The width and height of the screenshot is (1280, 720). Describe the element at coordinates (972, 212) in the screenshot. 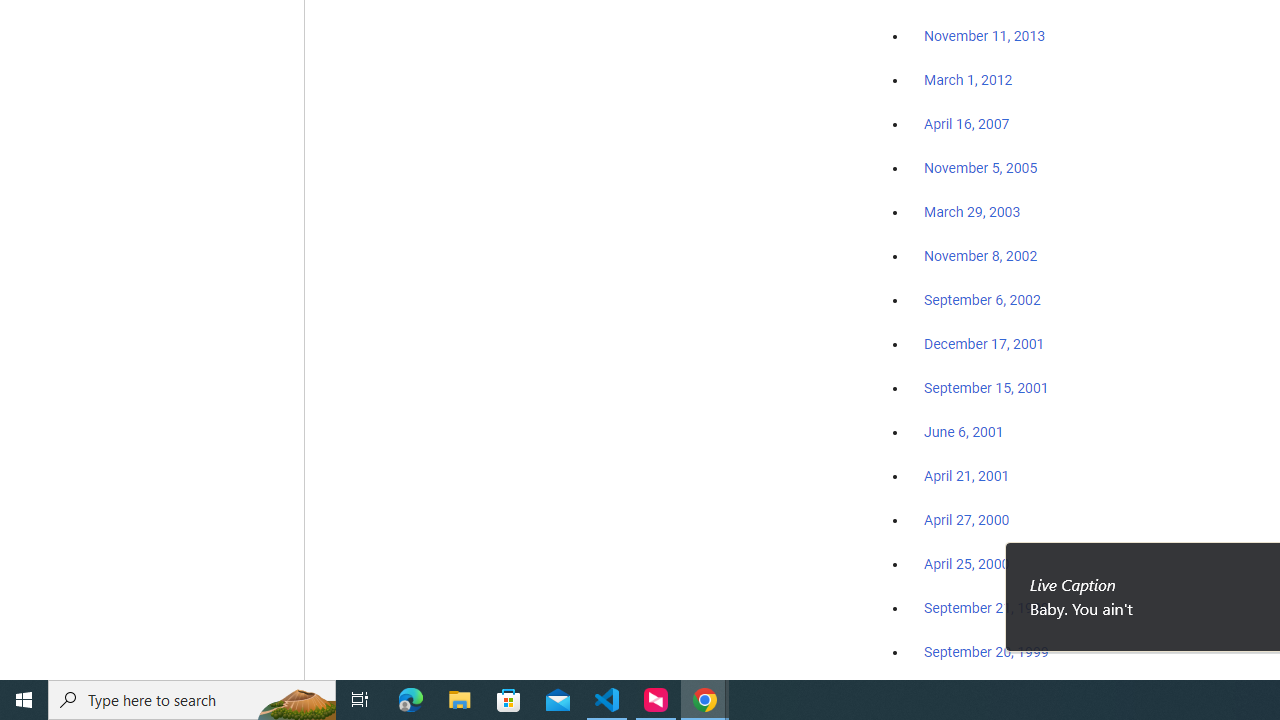

I see `'March 29, 2003'` at that location.